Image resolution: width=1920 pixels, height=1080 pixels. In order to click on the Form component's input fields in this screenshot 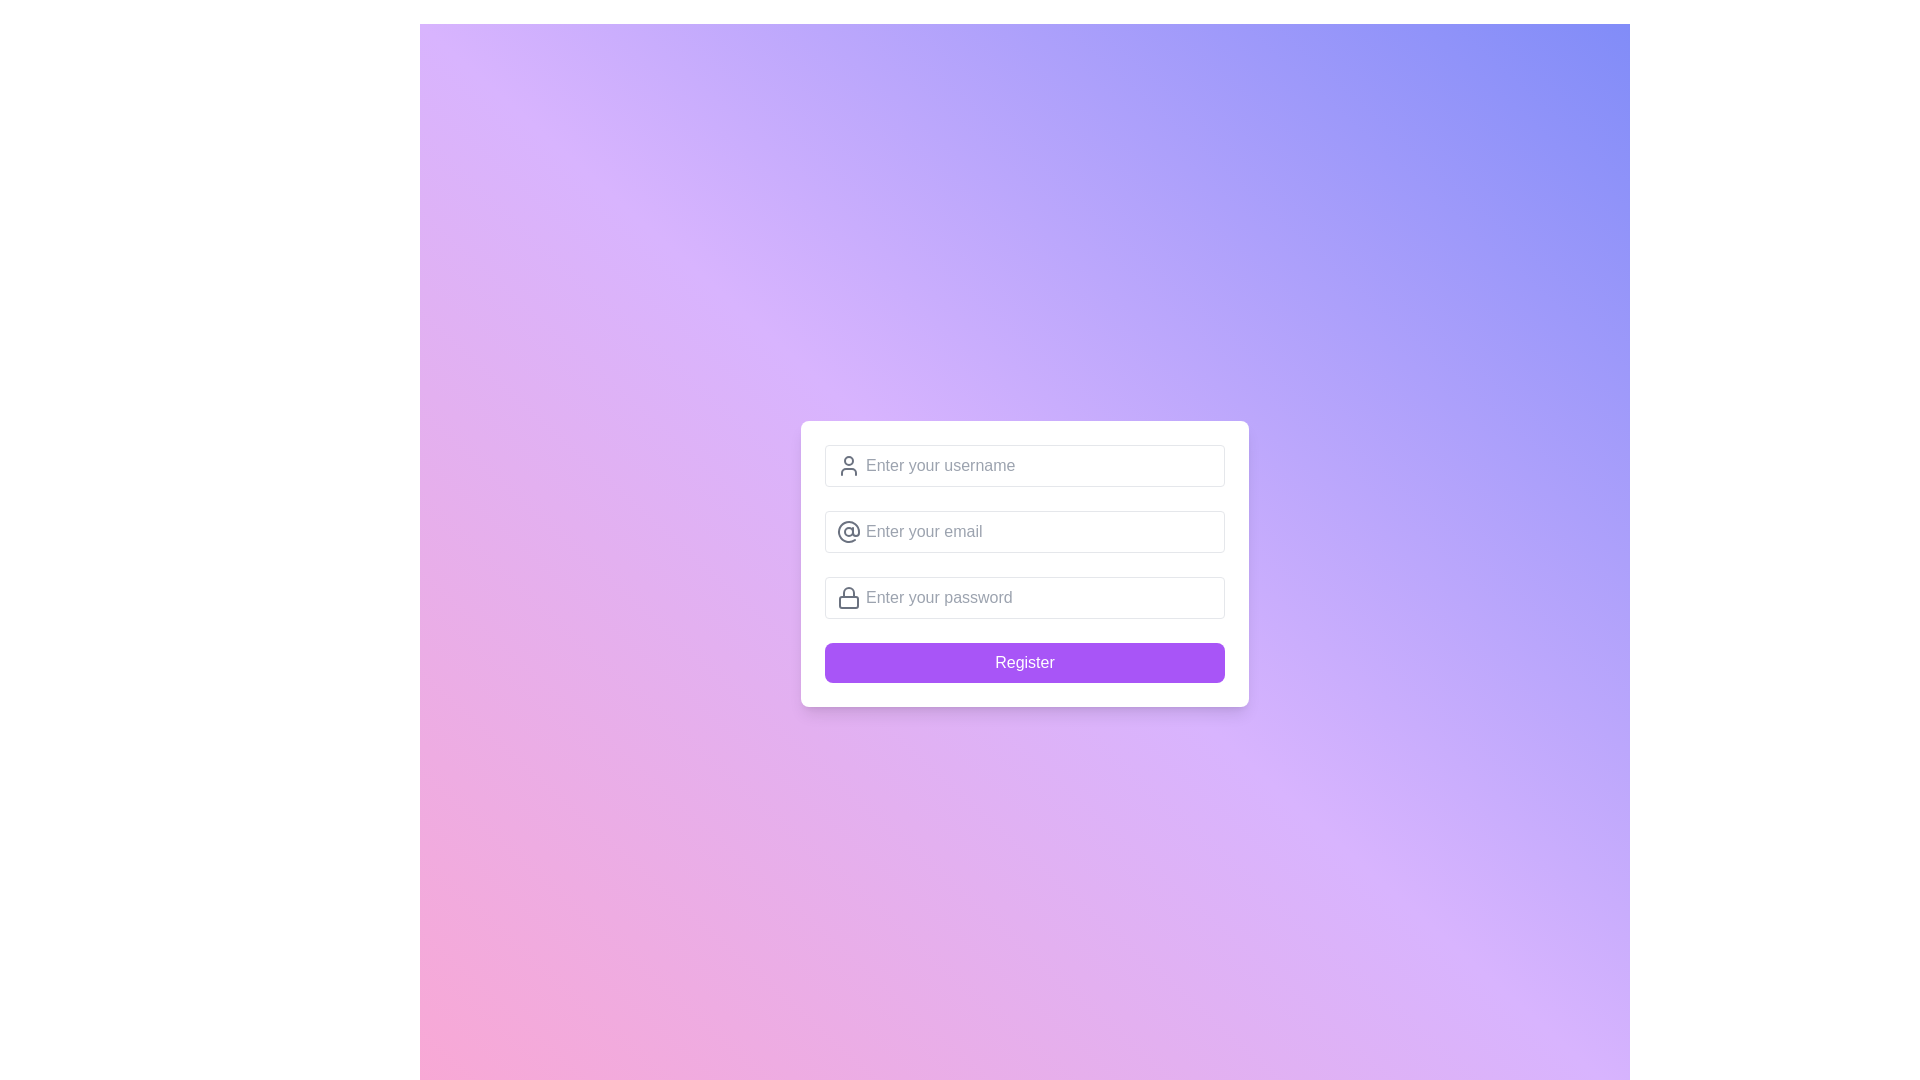, I will do `click(1025, 563)`.